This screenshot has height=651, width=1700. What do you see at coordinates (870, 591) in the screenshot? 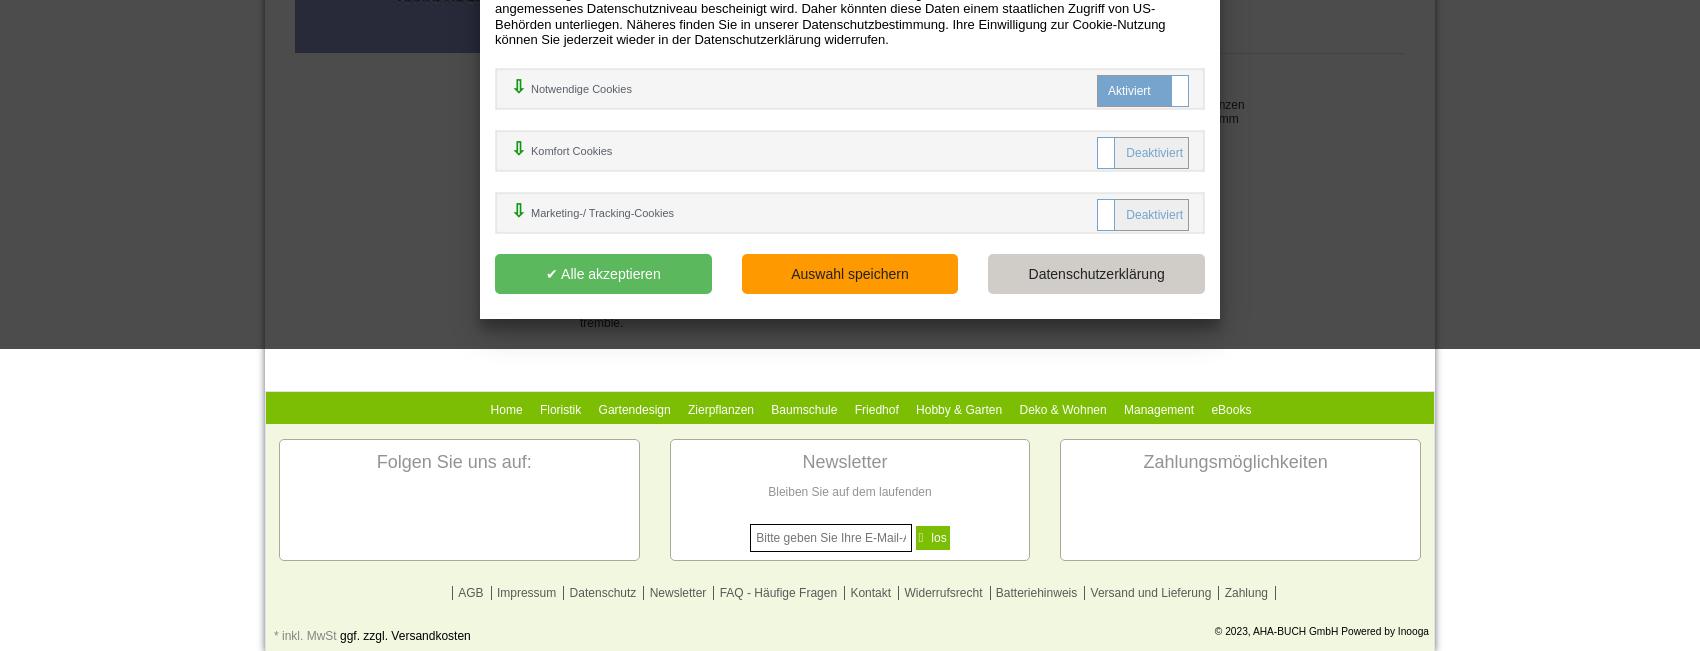
I see `'Kontakt'` at bounding box center [870, 591].